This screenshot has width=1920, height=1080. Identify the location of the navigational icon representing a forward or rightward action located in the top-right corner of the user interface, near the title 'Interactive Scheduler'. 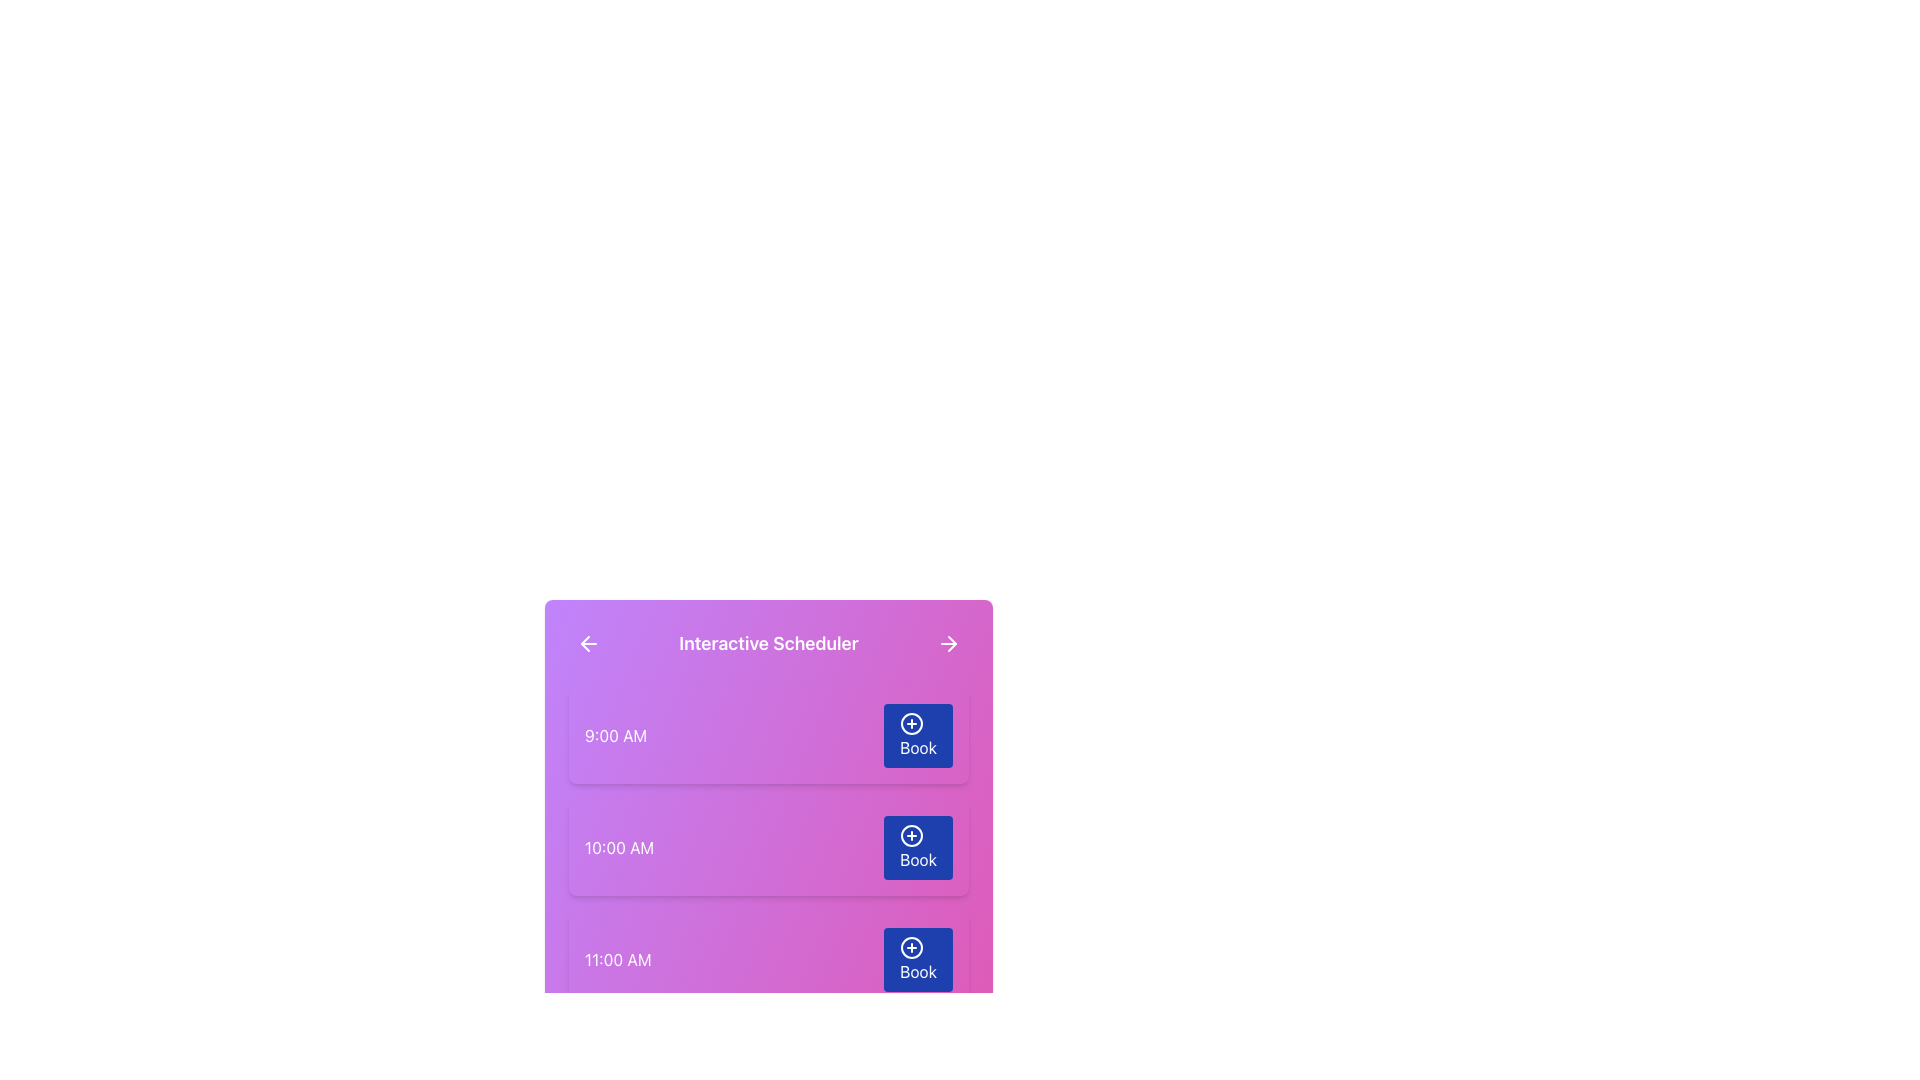
(951, 644).